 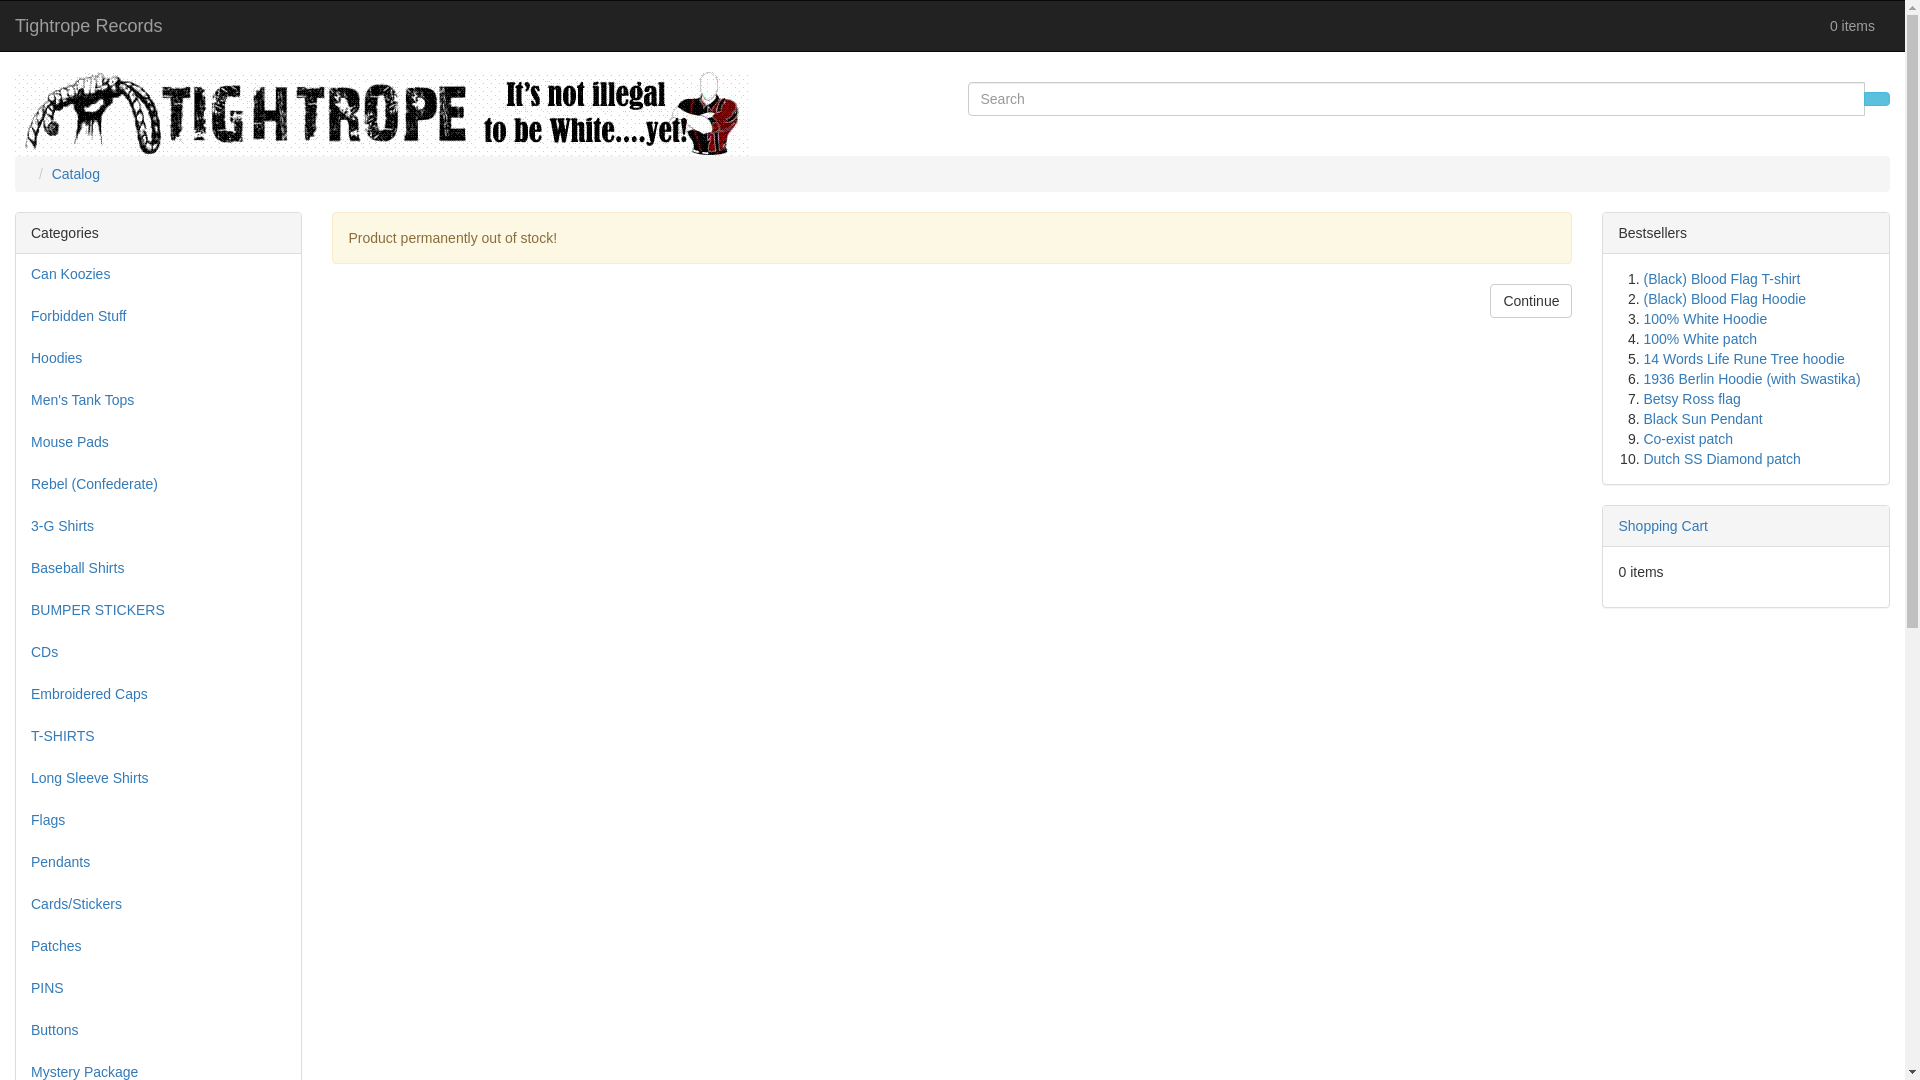 I want to click on '100% White patch', so click(x=1642, y=338).